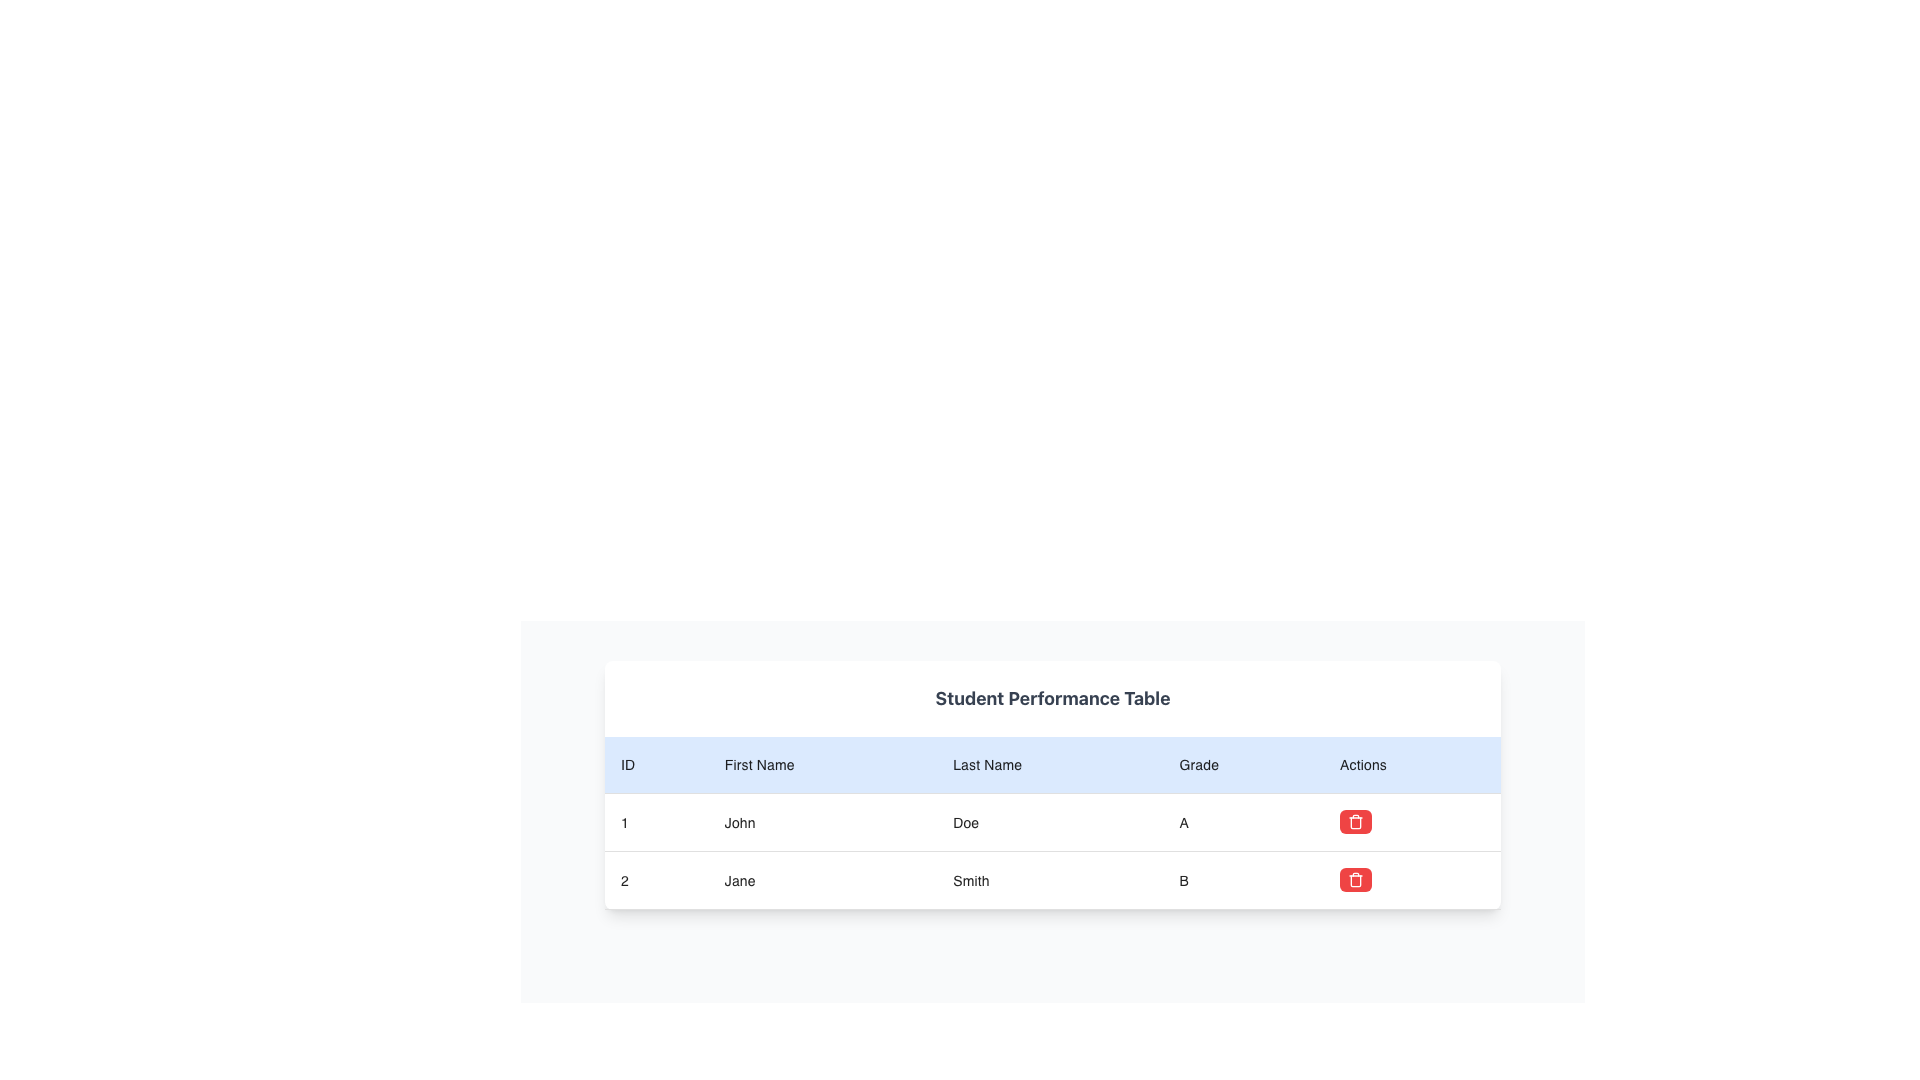 This screenshot has height=1080, width=1920. Describe the element at coordinates (1356, 878) in the screenshot. I see `the delete button with the trash can icon in the Actions column of the second row corresponding to Jane Smith's data` at that location.